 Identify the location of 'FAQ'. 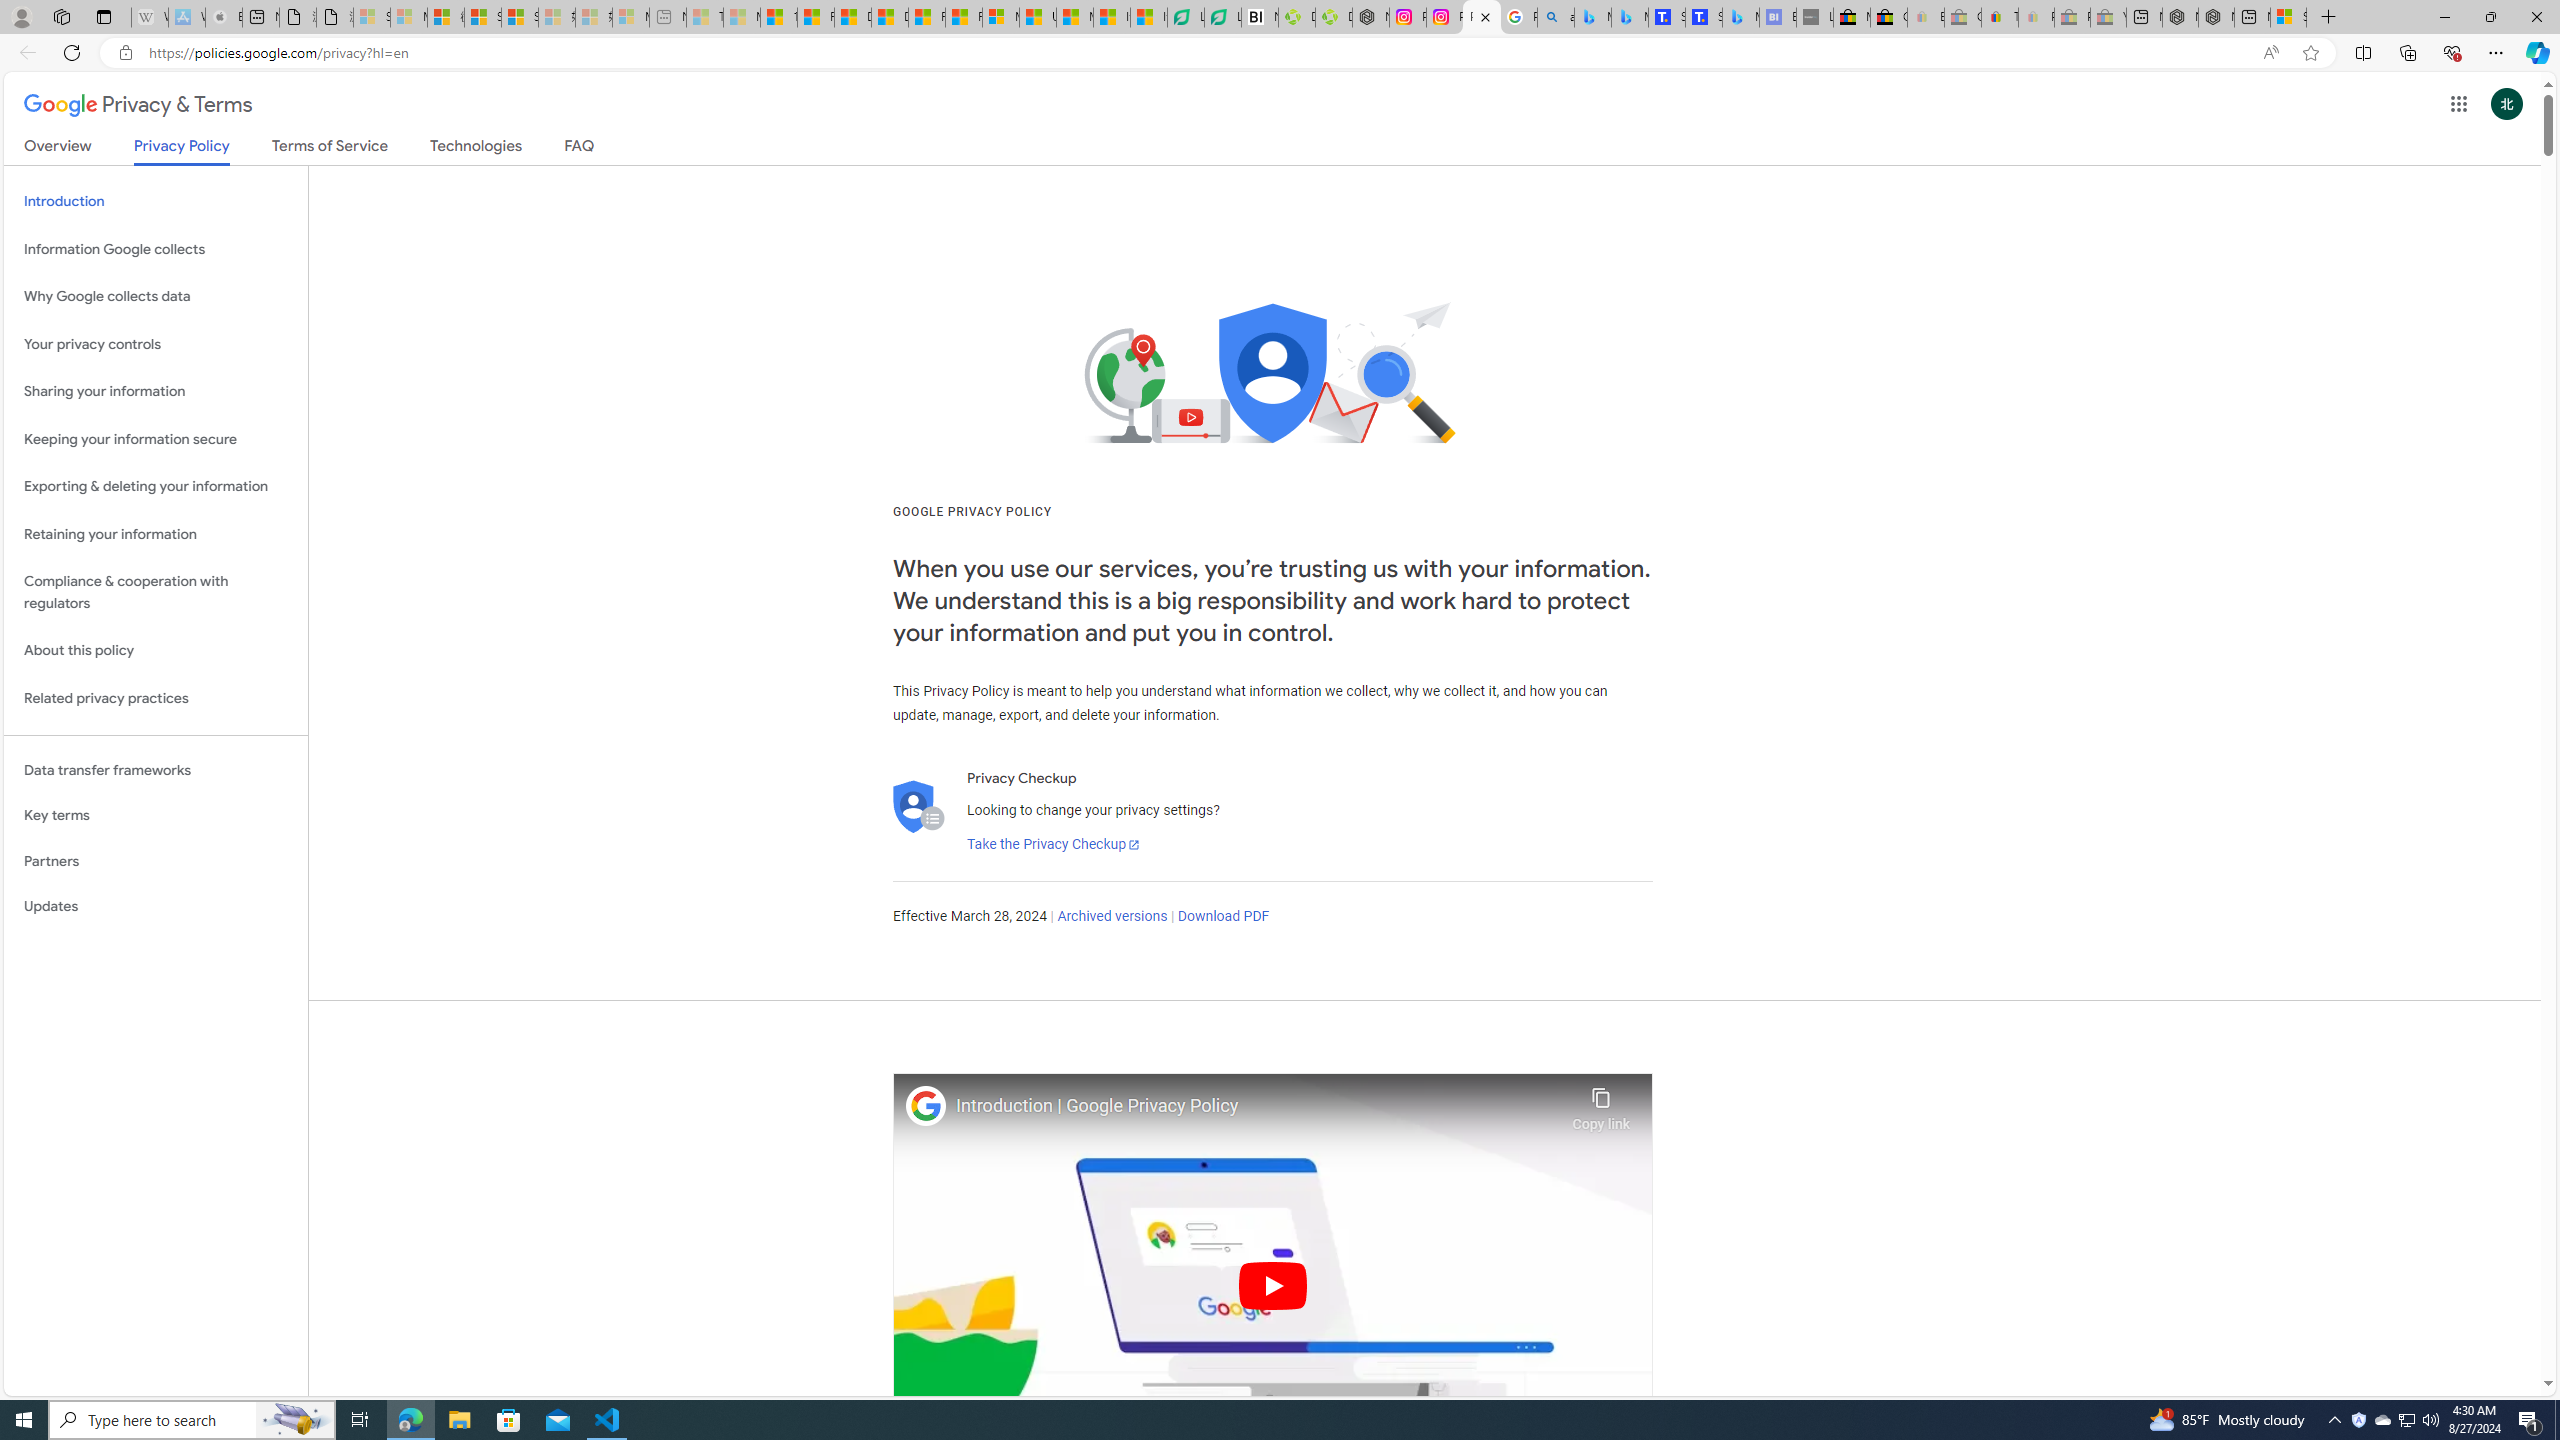
(578, 149).